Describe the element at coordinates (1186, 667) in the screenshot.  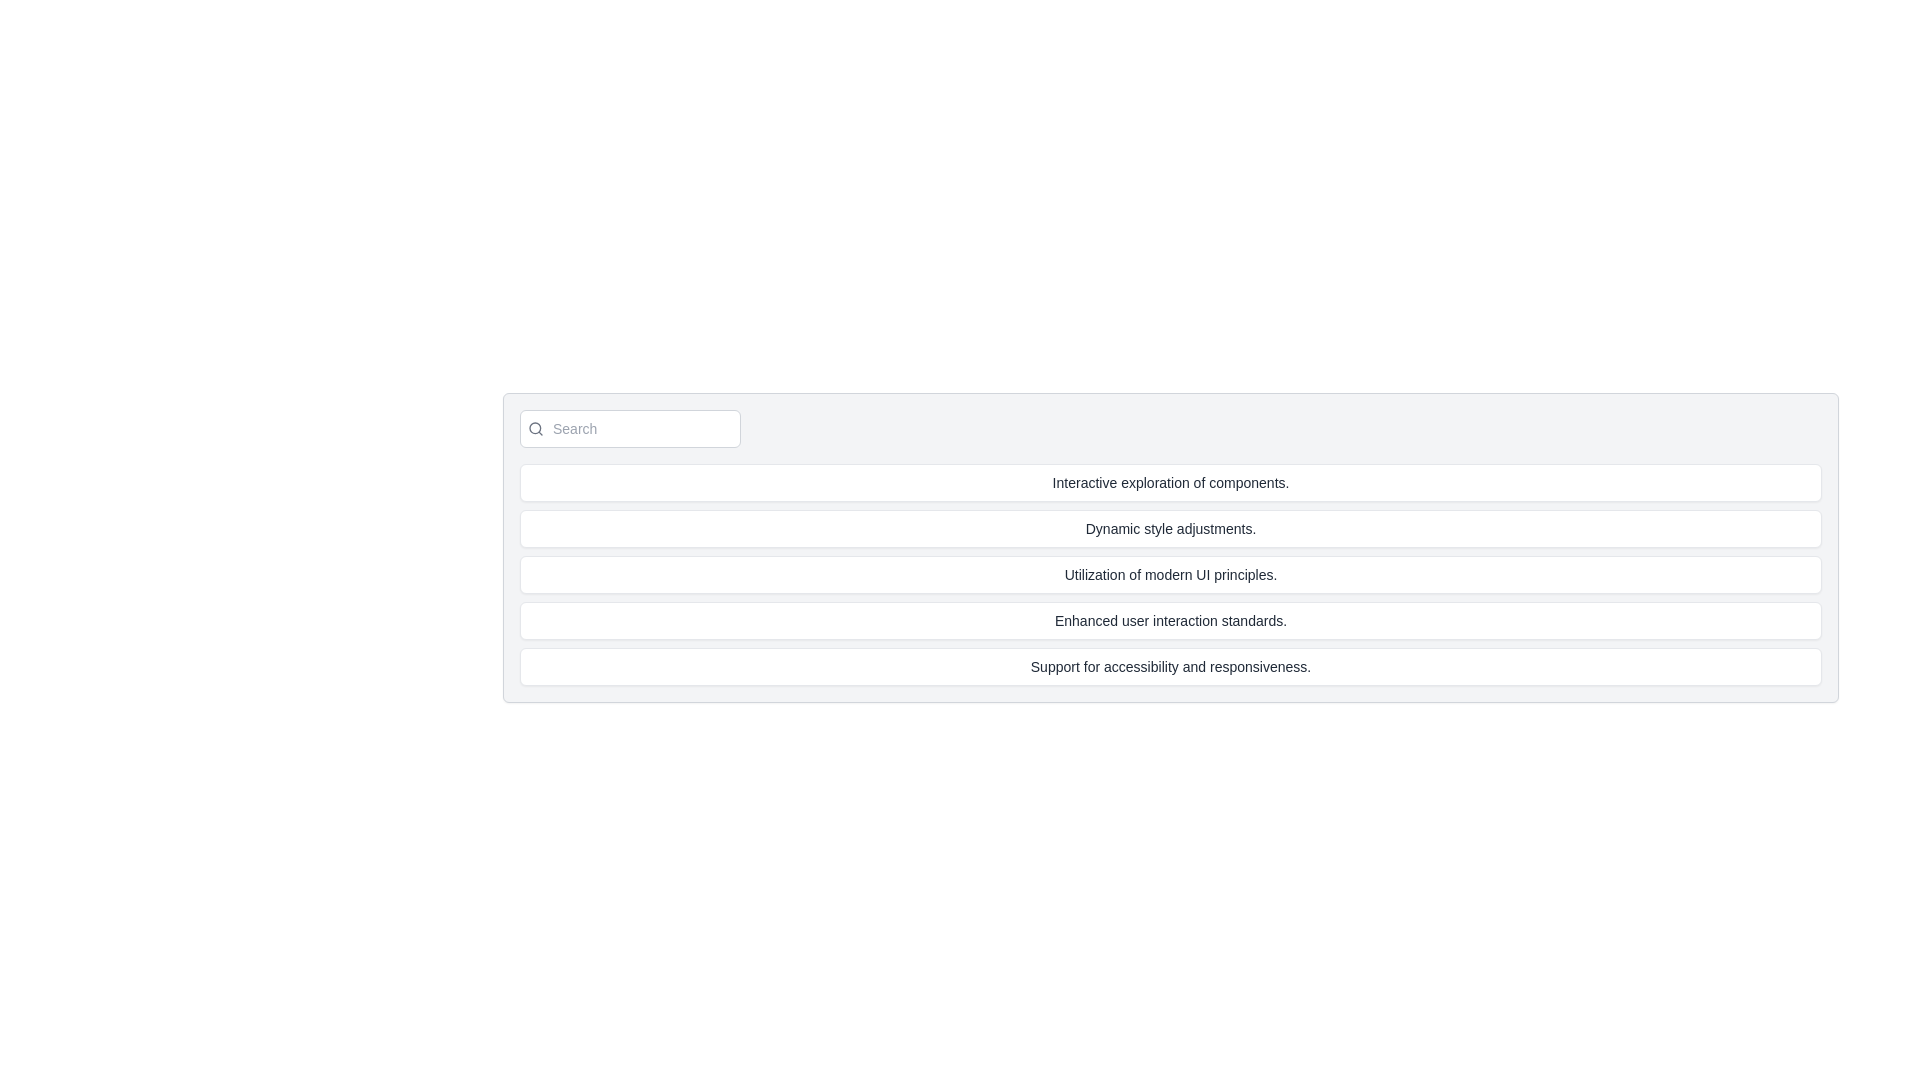
I see `the letter 'a' which is part of the word 'and' in the text 'Support for accessibility and responsiveness.' located at the bottom of a vertically stacked list of items` at that location.